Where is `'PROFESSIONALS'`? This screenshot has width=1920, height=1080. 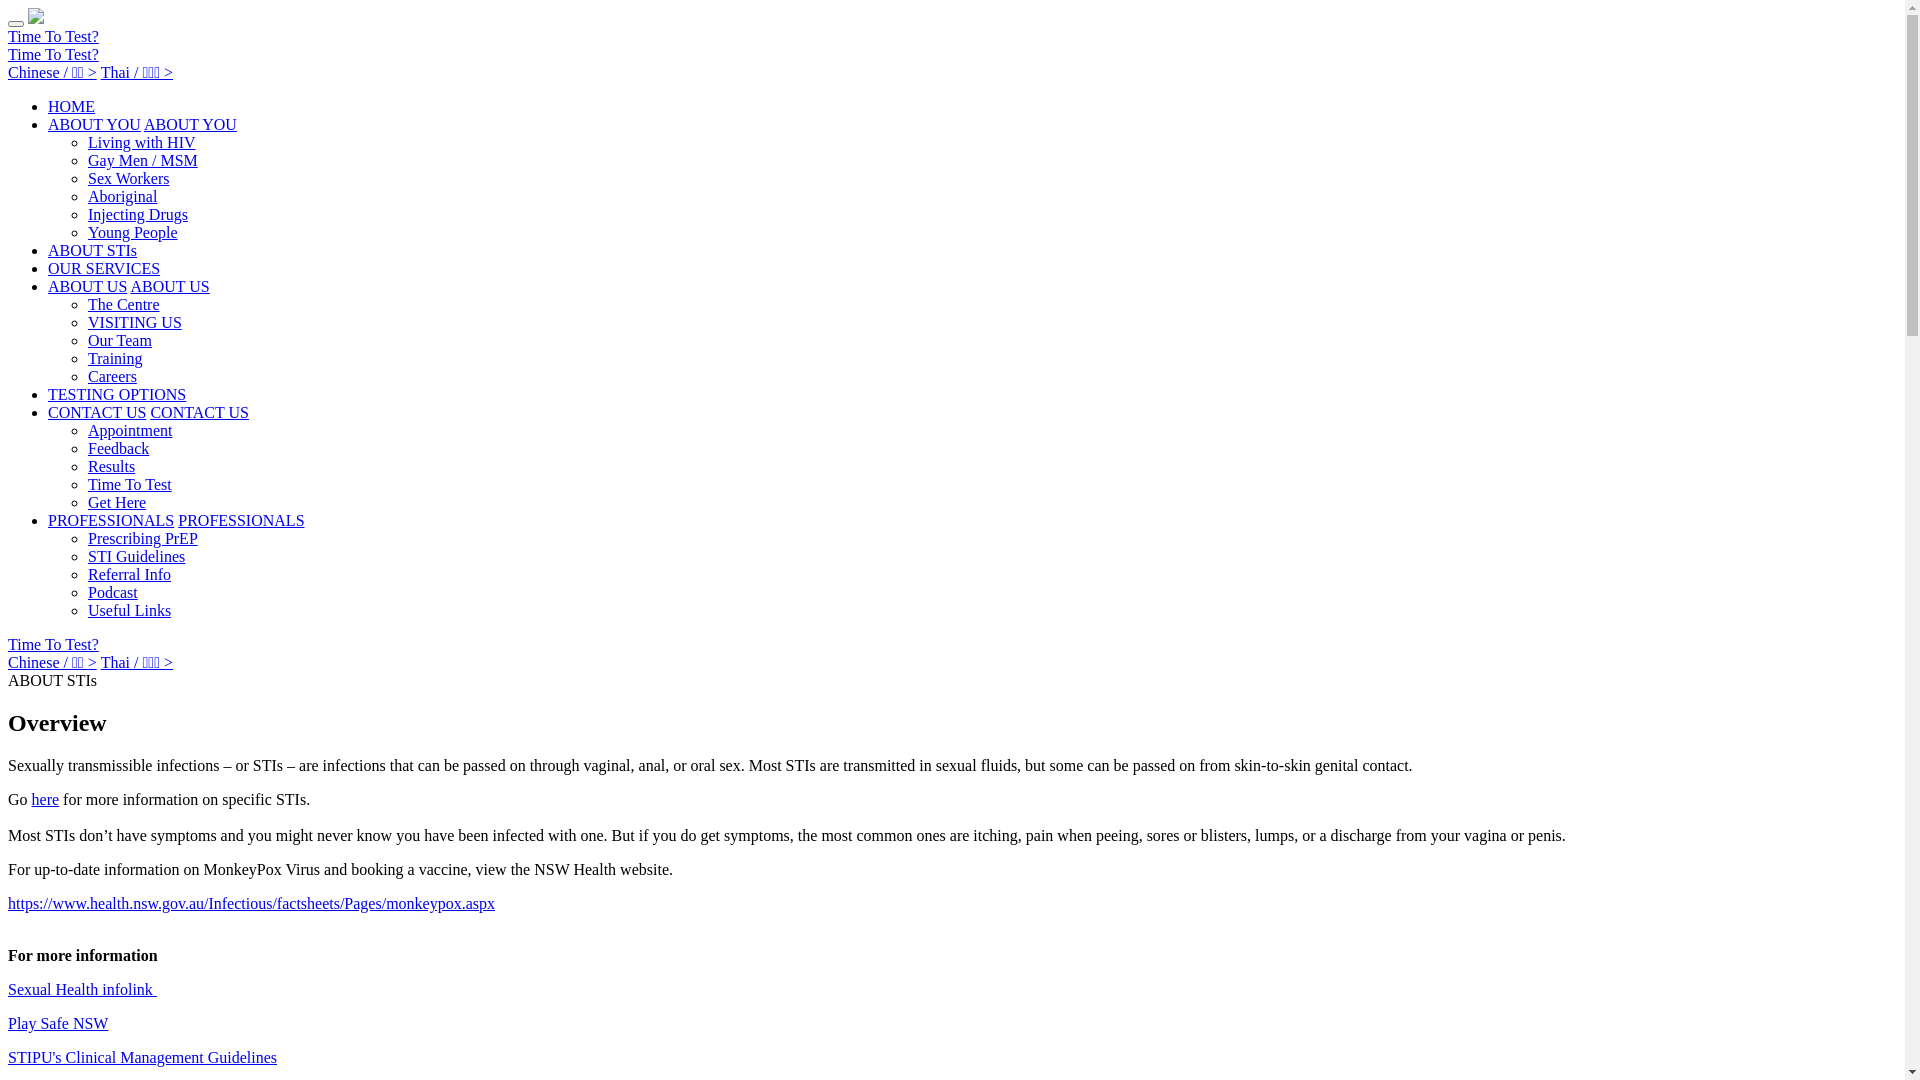 'PROFESSIONALS' is located at coordinates (109, 519).